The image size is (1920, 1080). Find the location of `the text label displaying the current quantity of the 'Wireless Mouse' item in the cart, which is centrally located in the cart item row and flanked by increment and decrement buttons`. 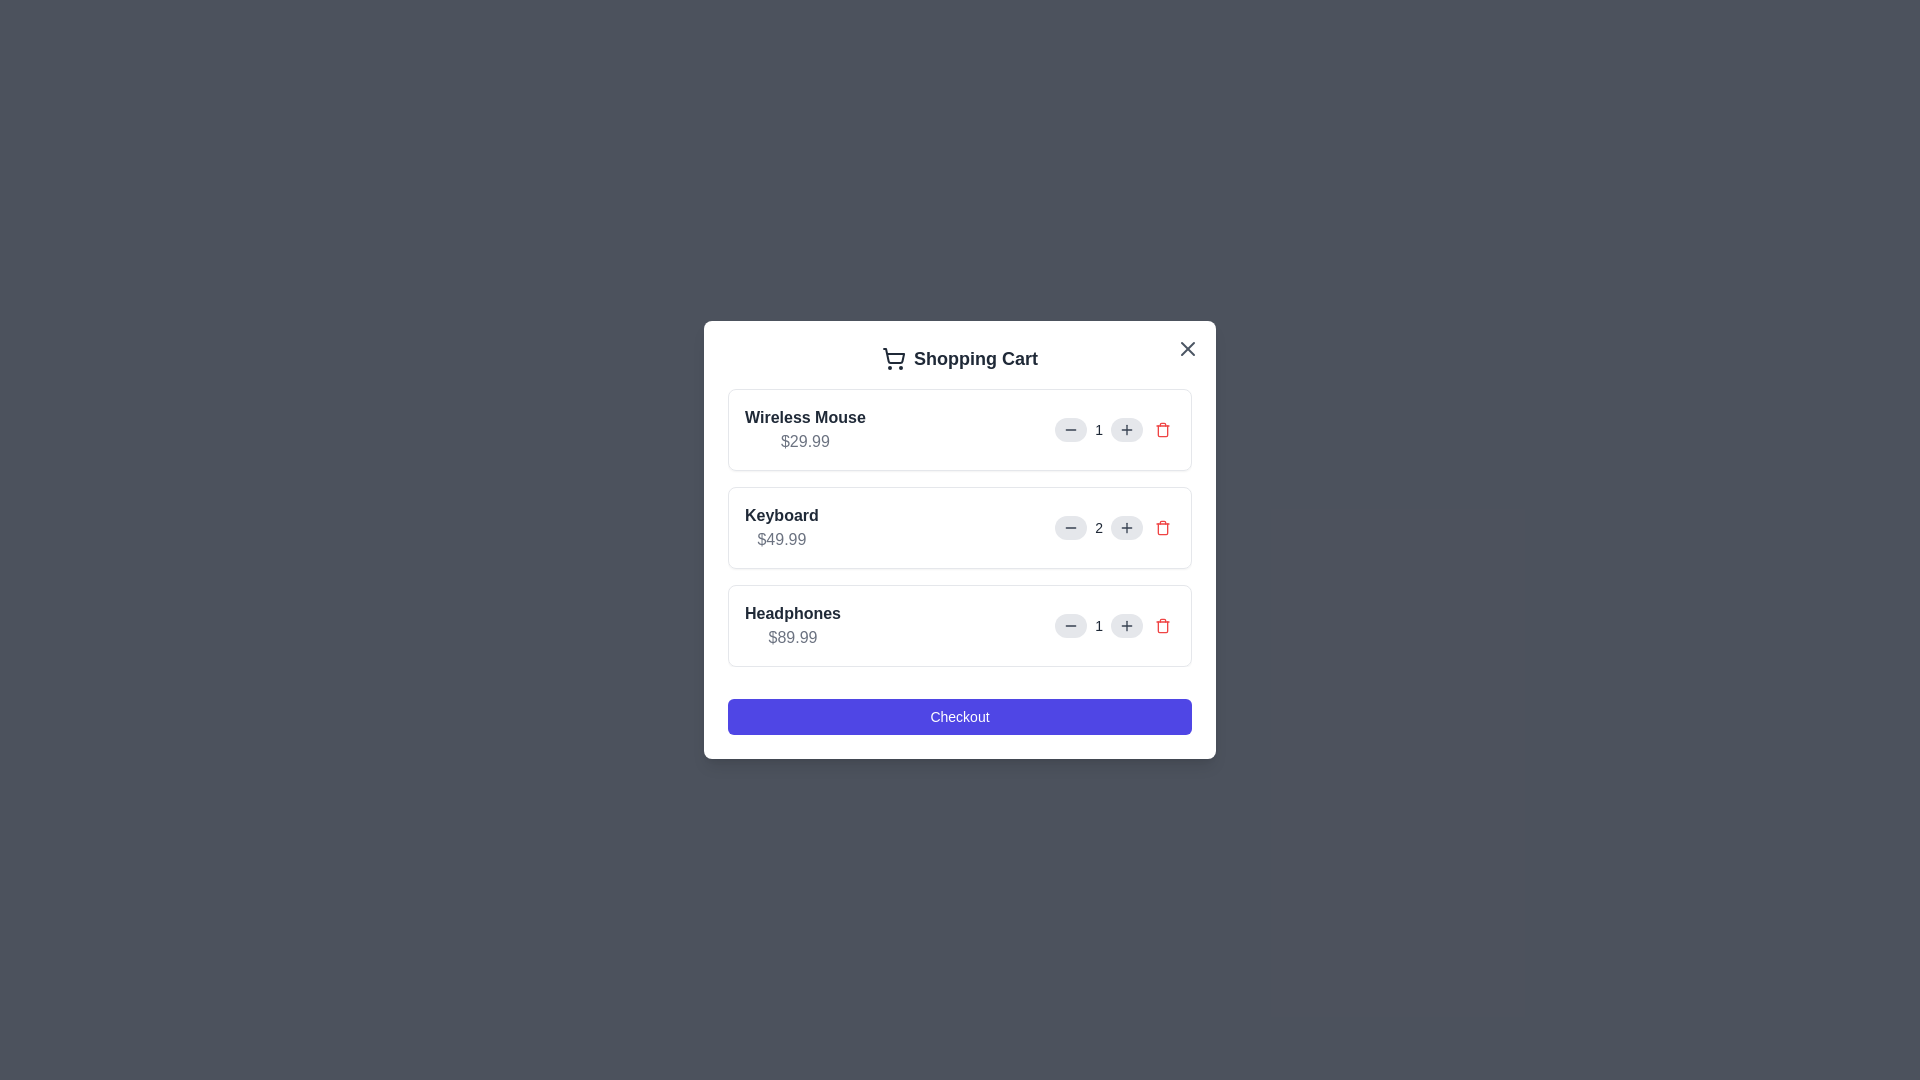

the text label displaying the current quantity of the 'Wireless Mouse' item in the cart, which is centrally located in the cart item row and flanked by increment and decrement buttons is located at coordinates (1114, 428).